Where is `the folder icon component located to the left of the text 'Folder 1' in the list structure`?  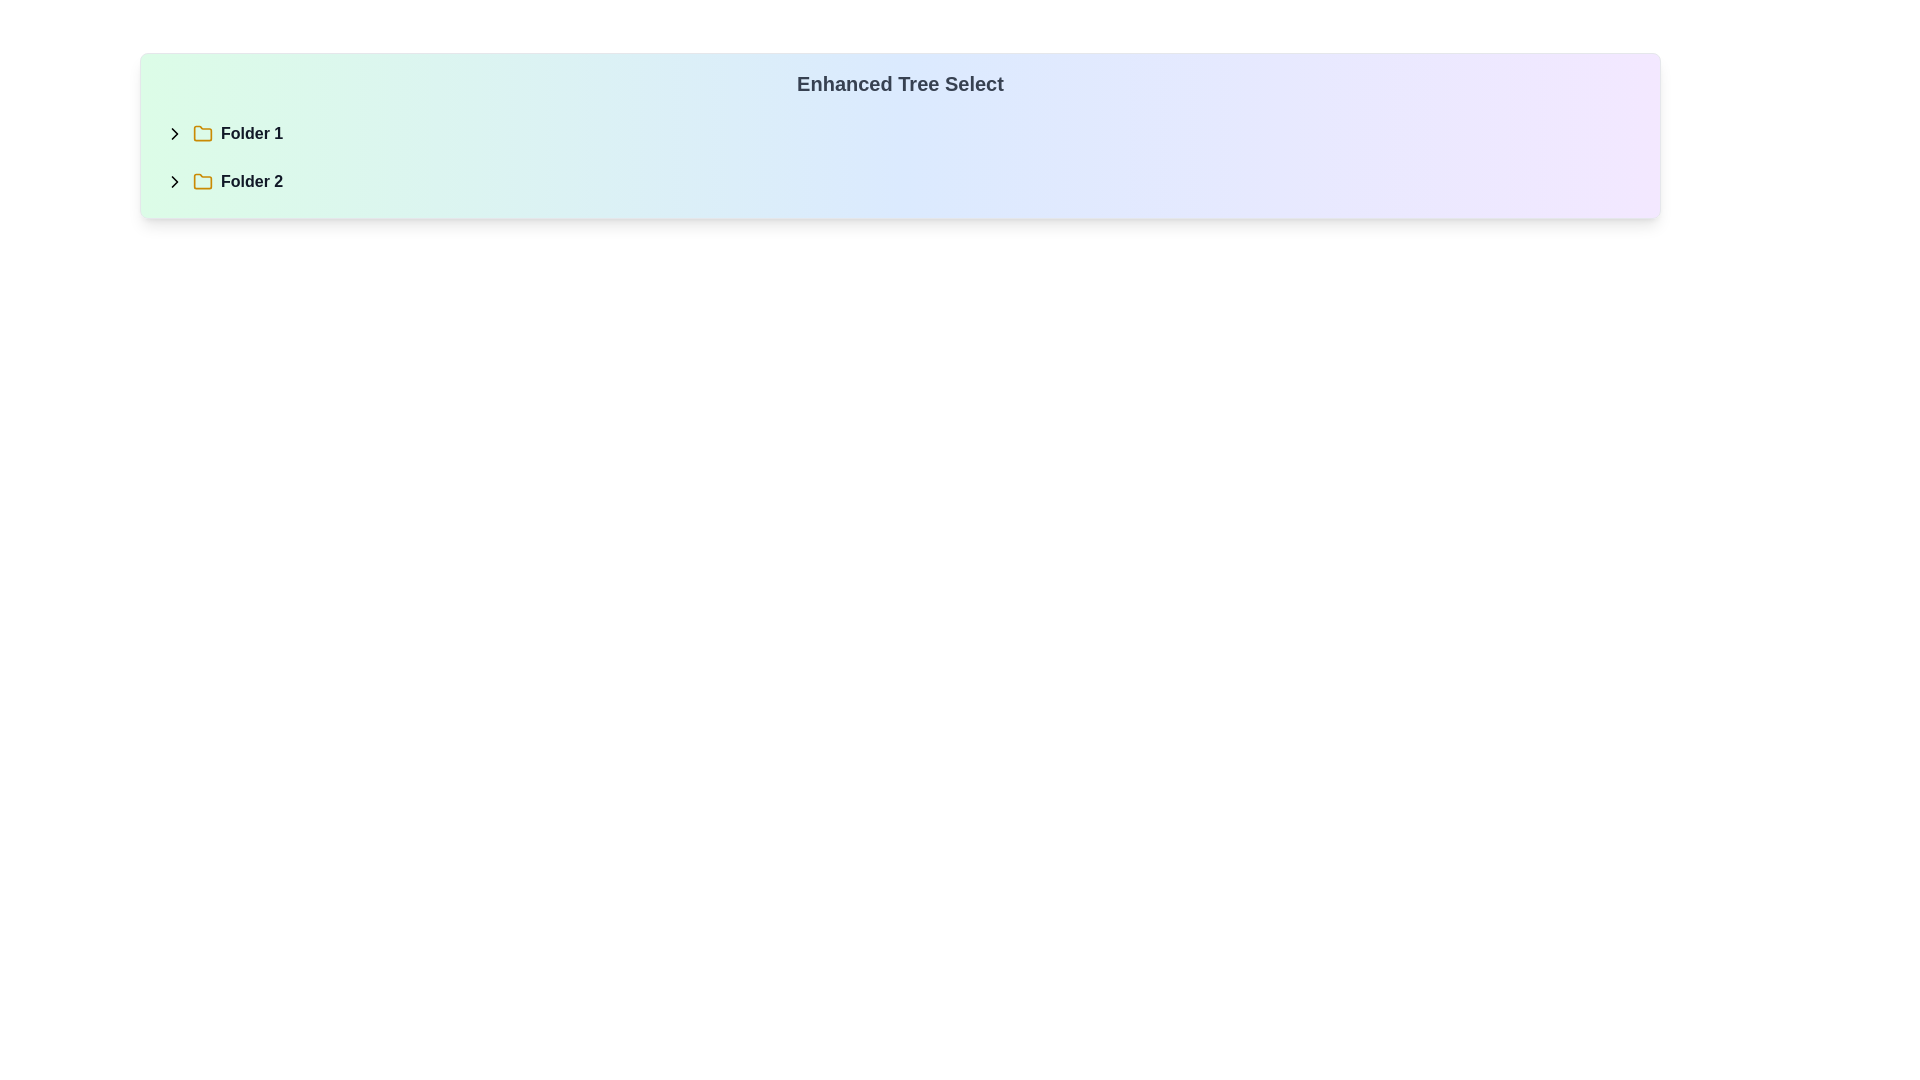
the folder icon component located to the left of the text 'Folder 1' in the list structure is located at coordinates (202, 132).